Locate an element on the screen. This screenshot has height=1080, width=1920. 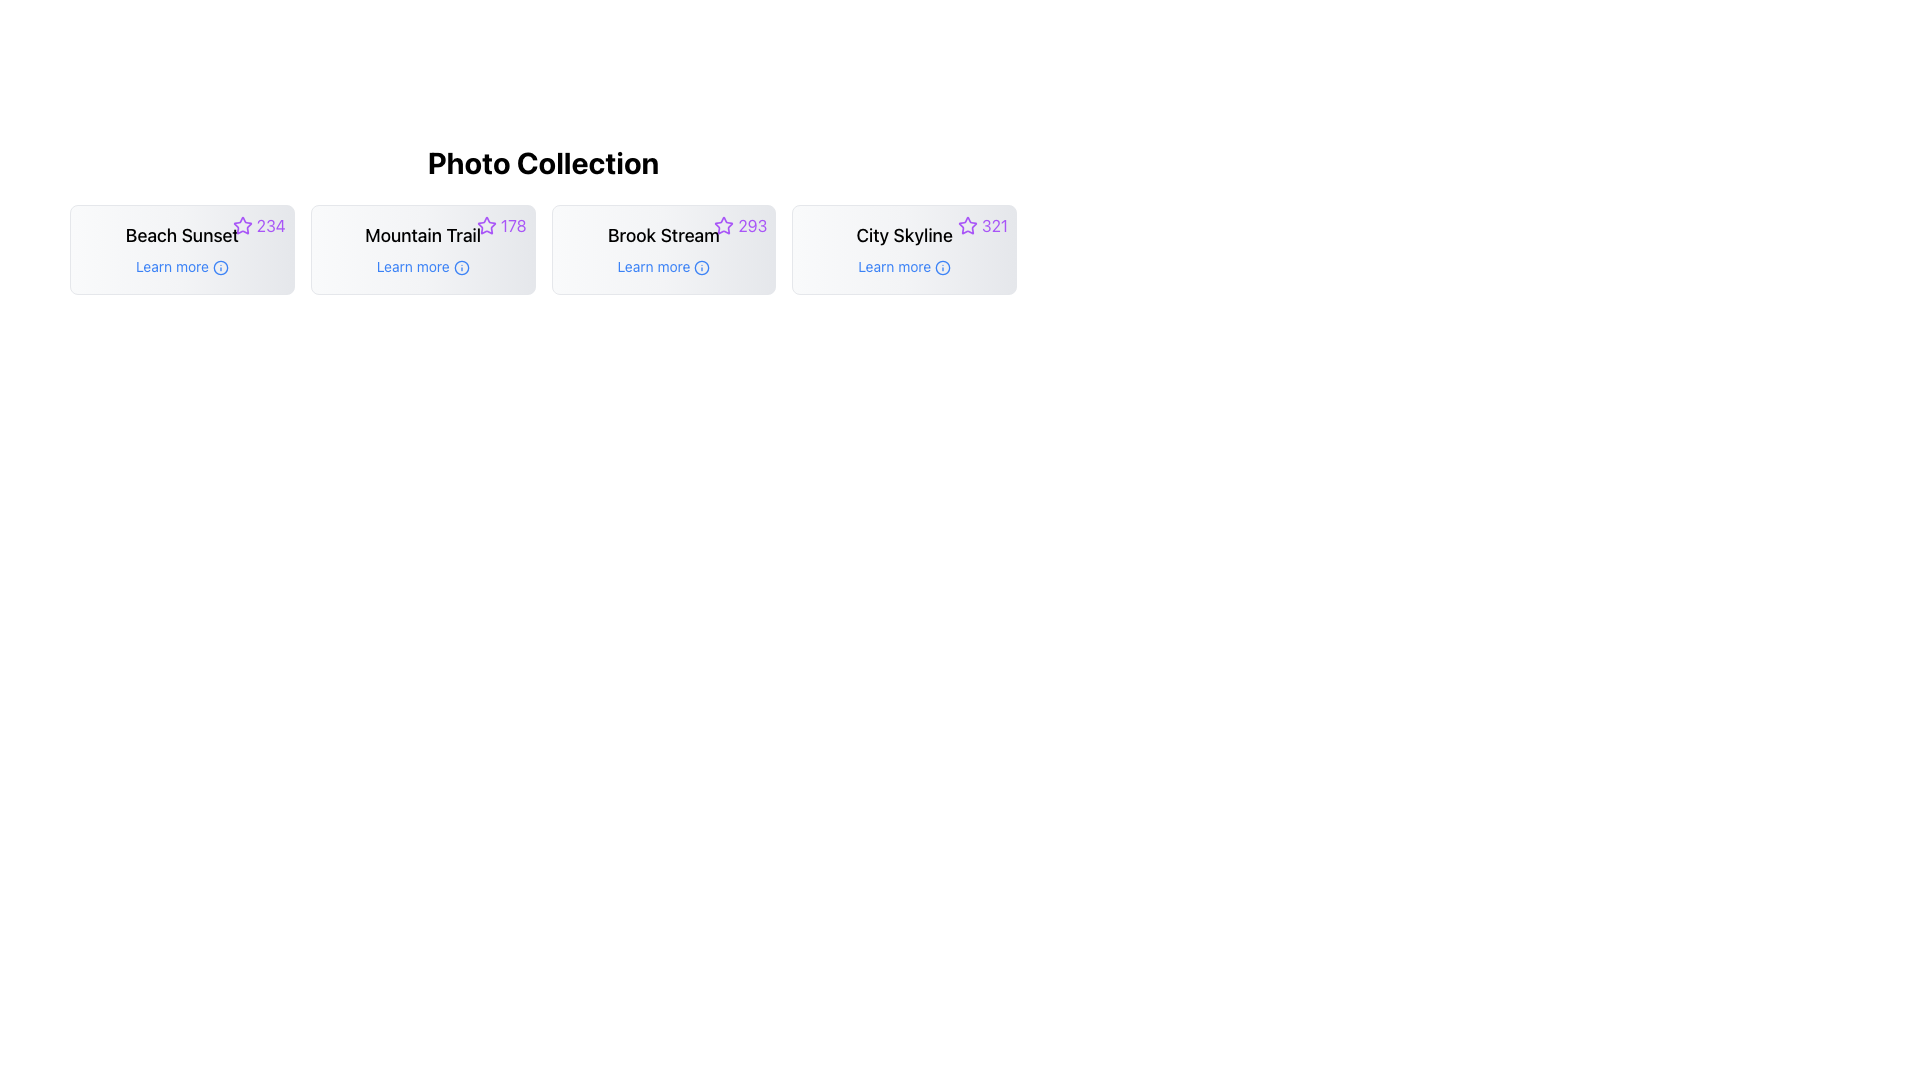
the 'Learn more' link within the 'Mountain Trail' card element, which is the second card in a horizontally aligned set of four cards in the grid layout is located at coordinates (422, 249).